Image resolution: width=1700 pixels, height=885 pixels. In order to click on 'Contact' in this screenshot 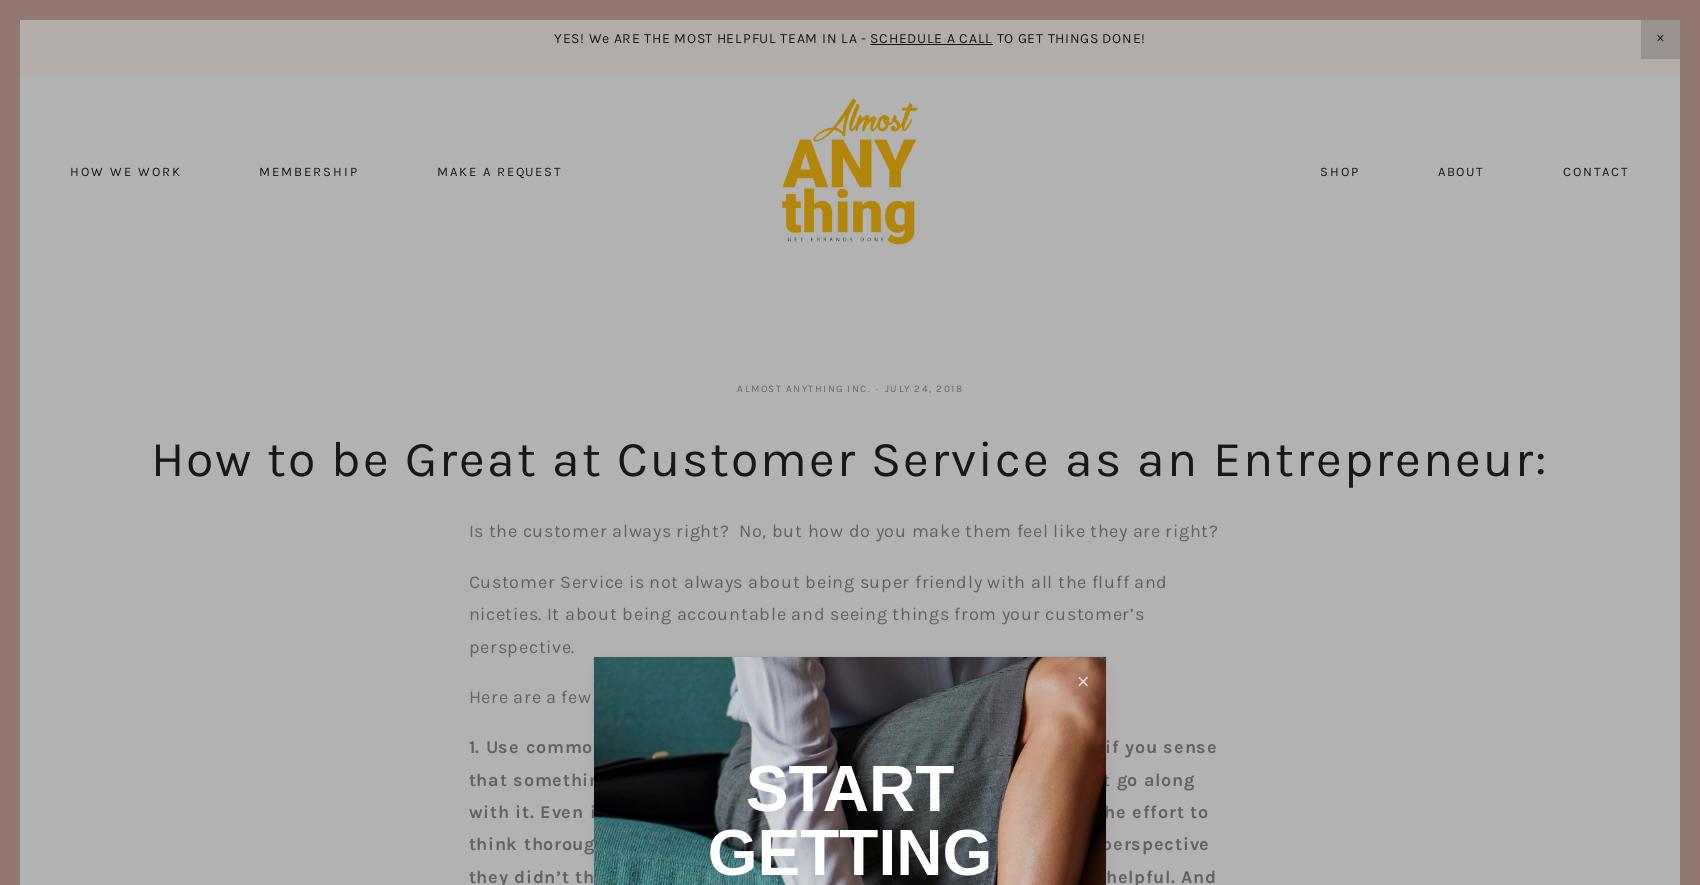, I will do `click(1595, 171)`.